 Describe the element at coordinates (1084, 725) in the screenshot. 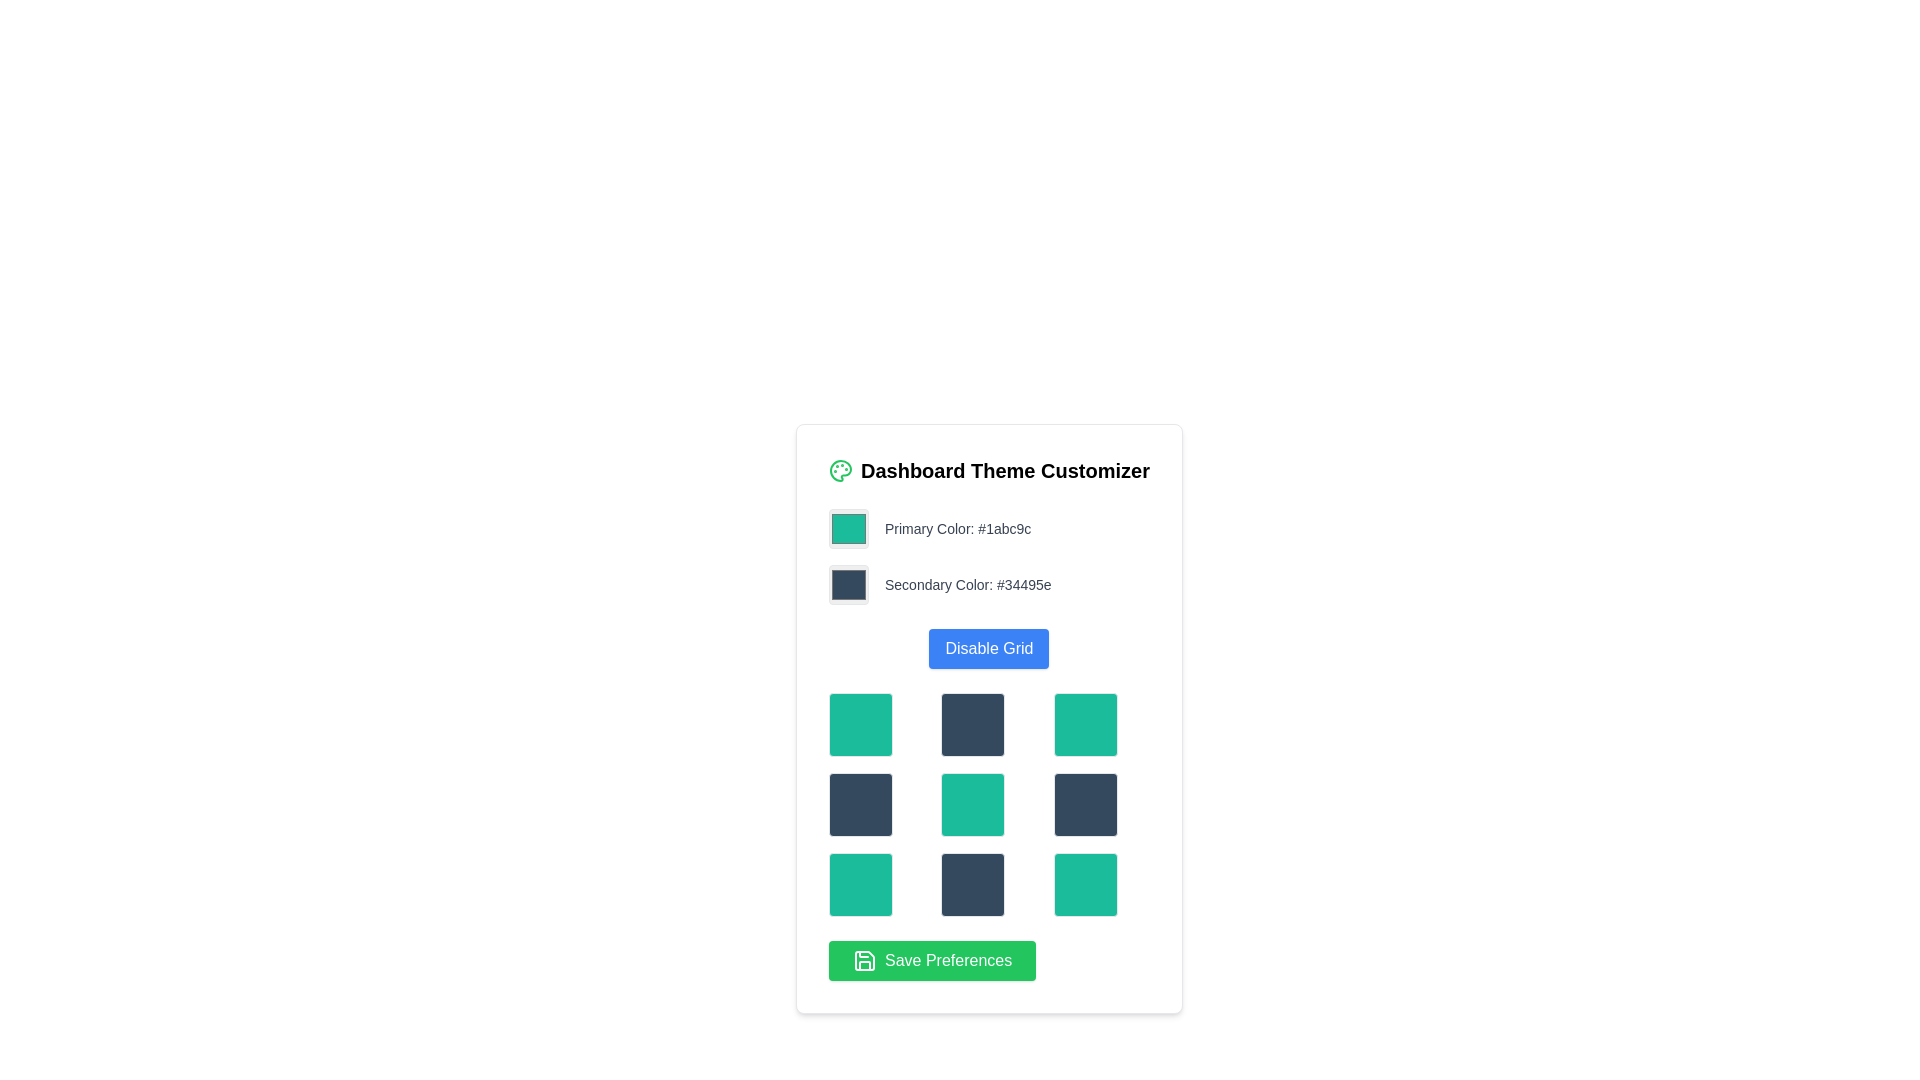

I see `the third tile in the topmost row of a 3x3 grid layout, which serves as a decorative tile and is non-interactive` at that location.